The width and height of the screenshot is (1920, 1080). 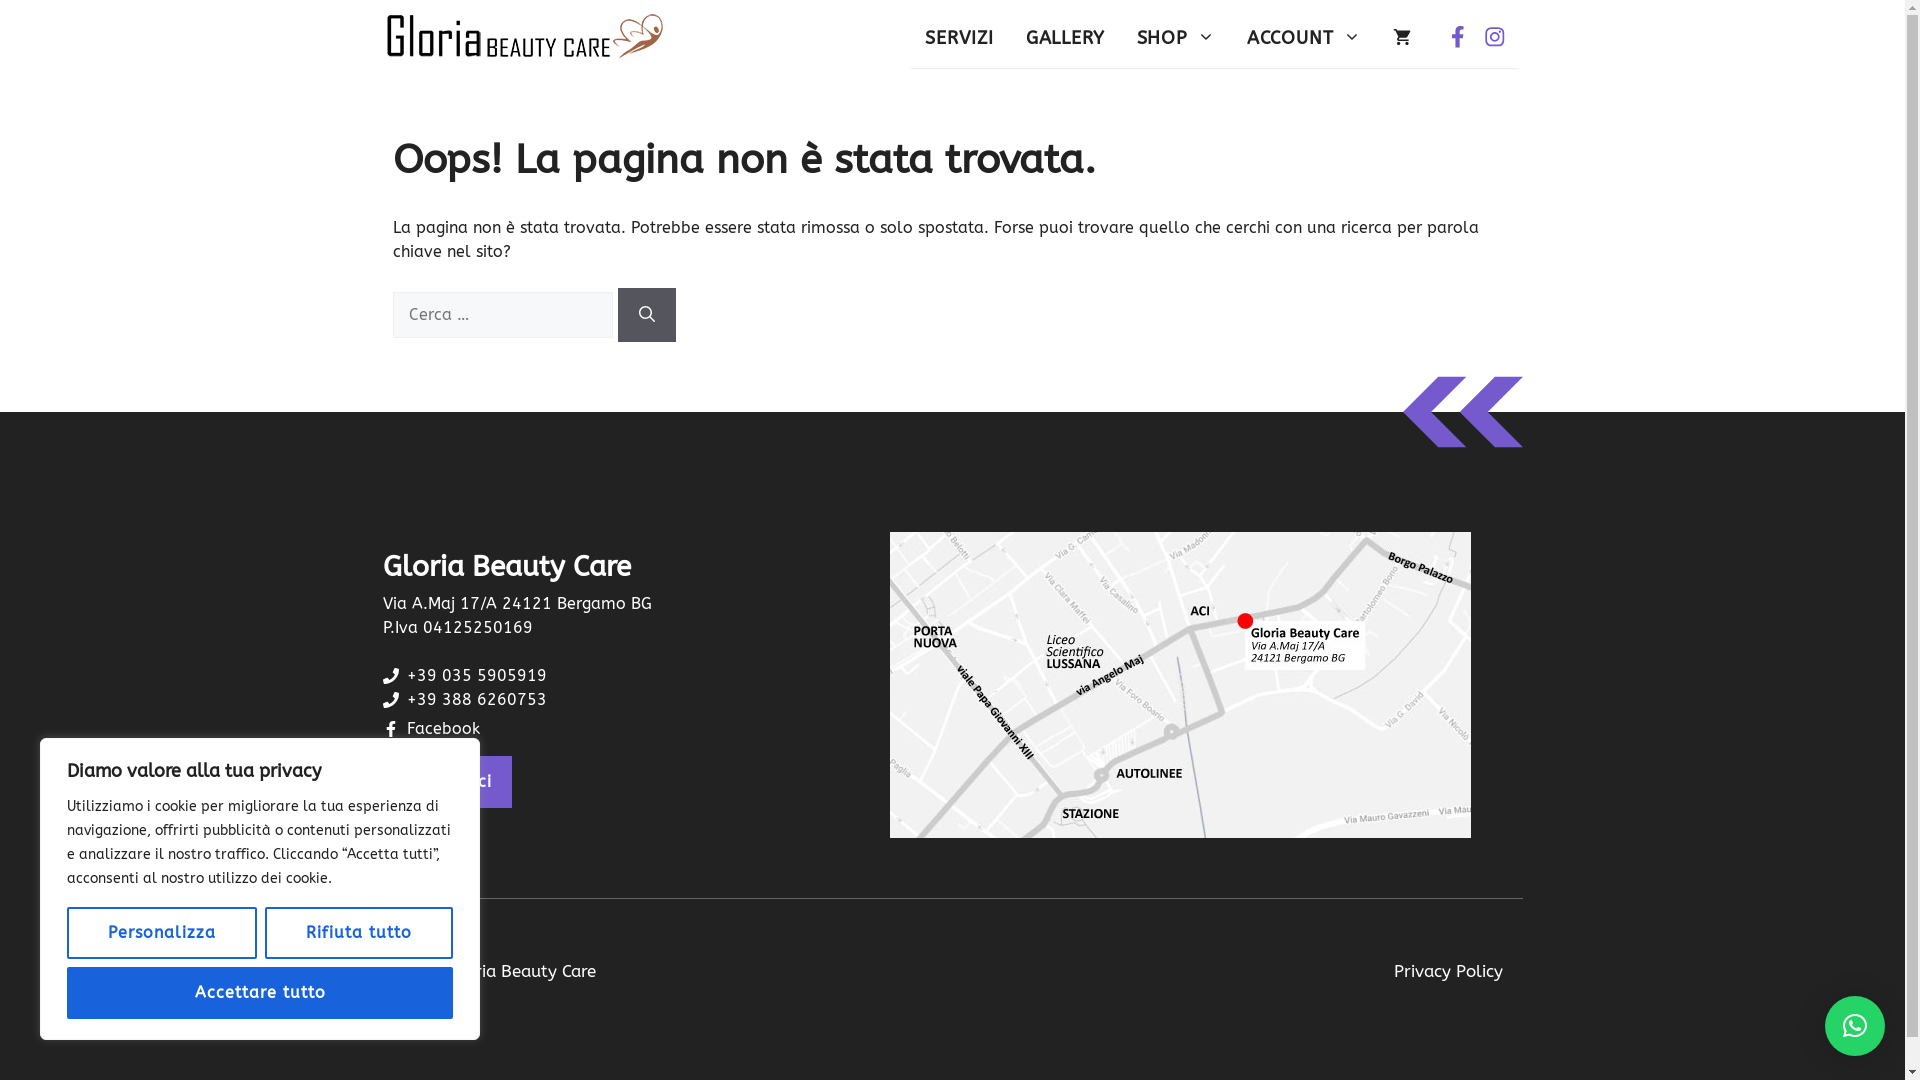 I want to click on '+39 035 5905919', so click(x=474, y=675).